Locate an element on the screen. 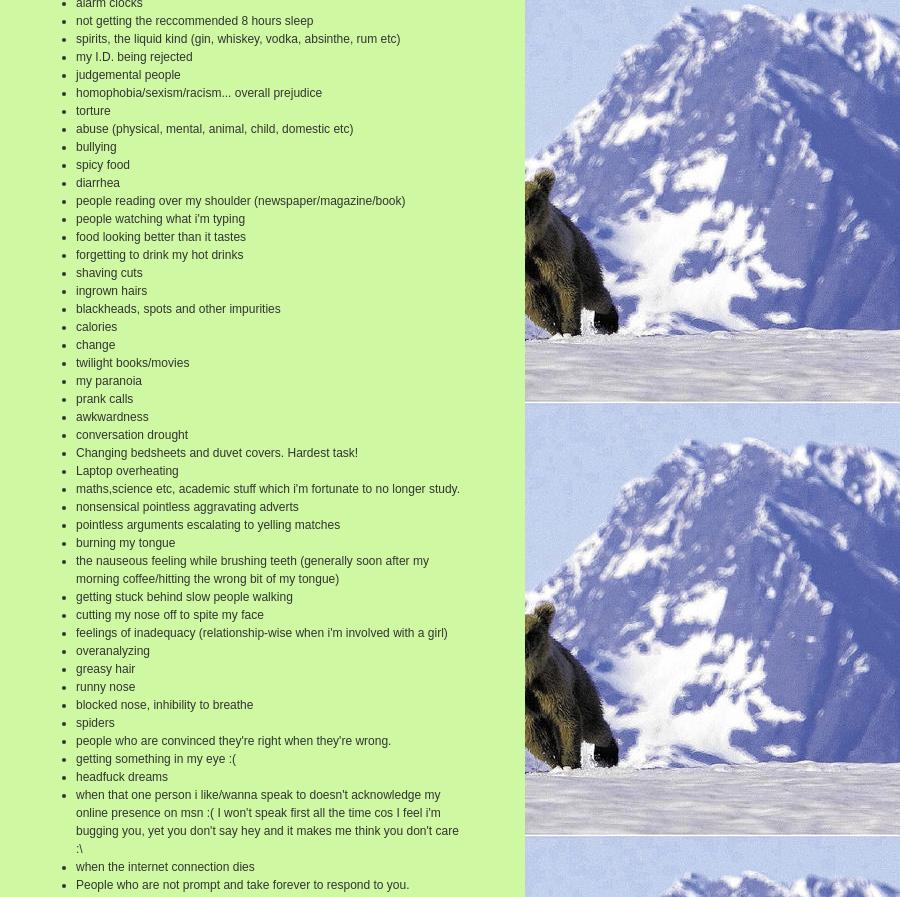 Image resolution: width=900 pixels, height=897 pixels. 'spicy food' is located at coordinates (101, 163).